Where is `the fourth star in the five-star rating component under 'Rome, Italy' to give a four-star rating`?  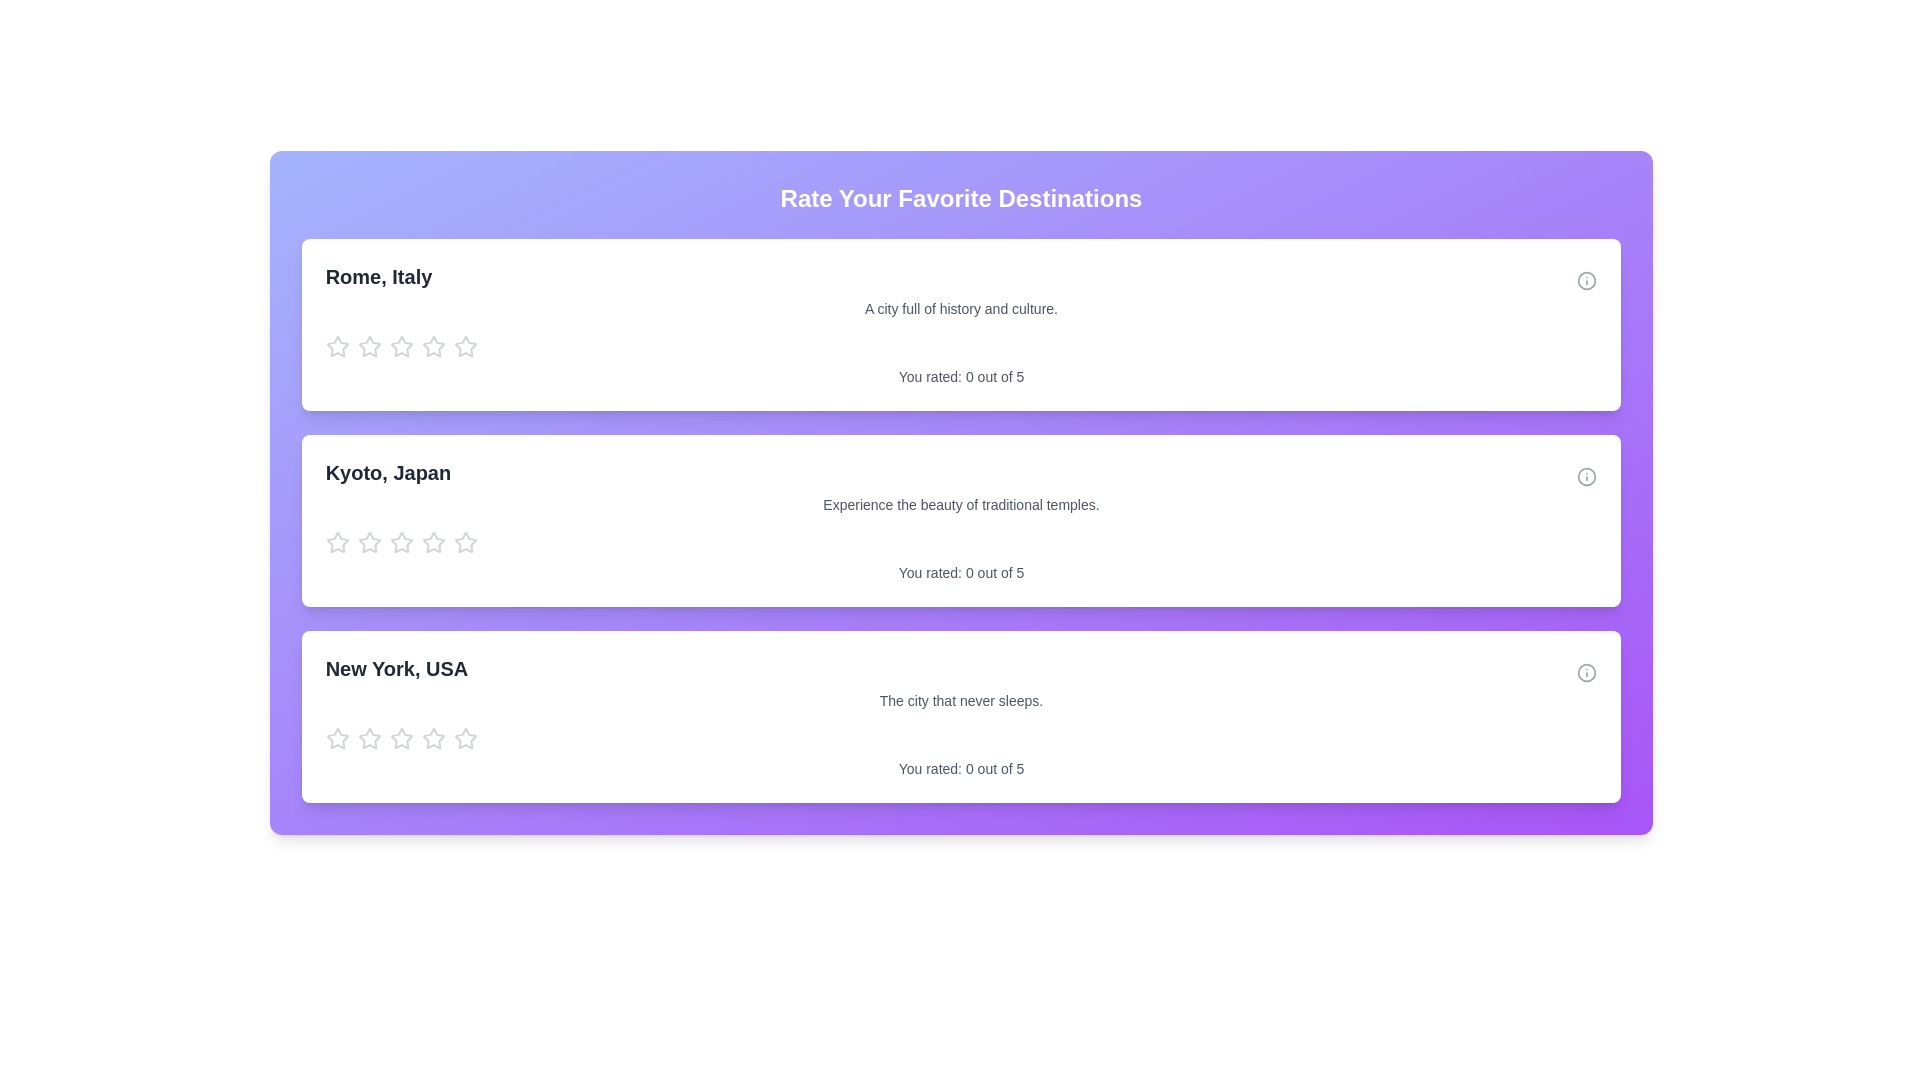 the fourth star in the five-star rating component under 'Rome, Italy' to give a four-star rating is located at coordinates (400, 346).